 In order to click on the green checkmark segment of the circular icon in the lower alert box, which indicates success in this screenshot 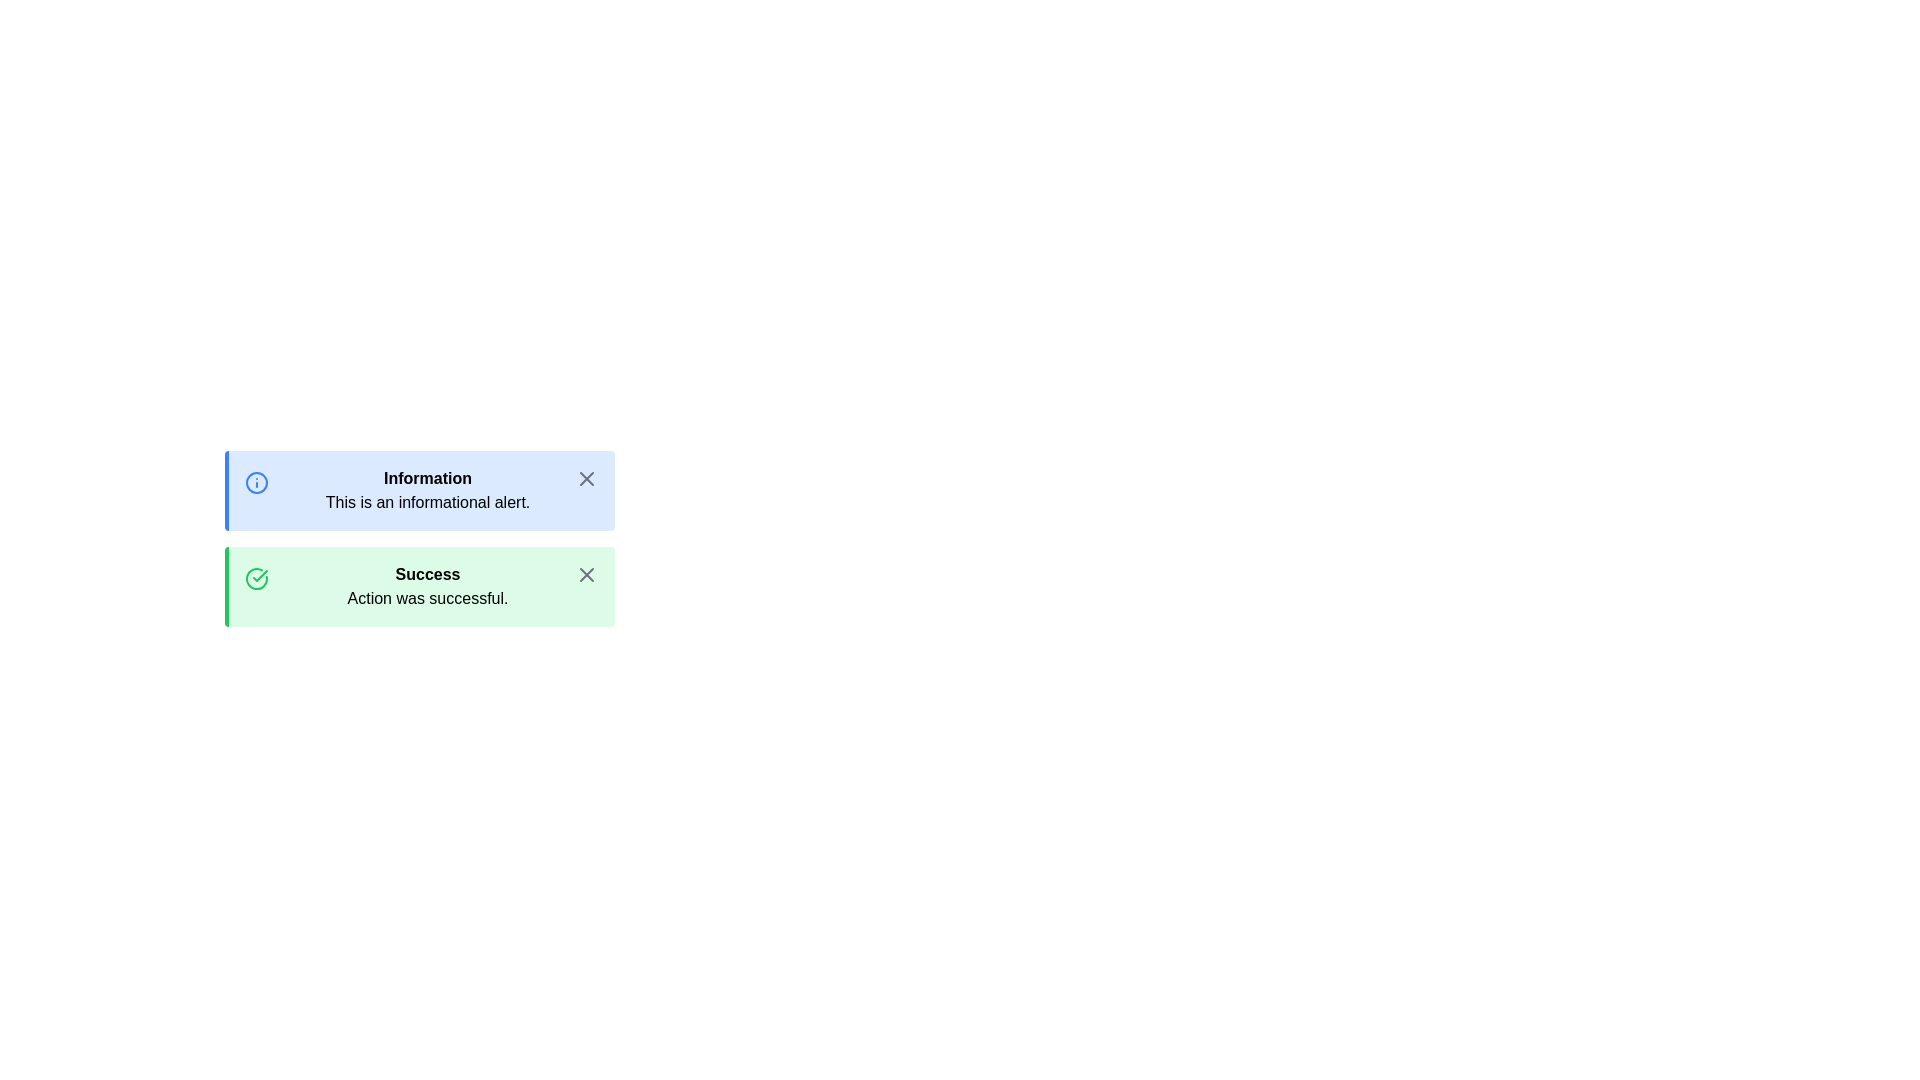, I will do `click(256, 578)`.